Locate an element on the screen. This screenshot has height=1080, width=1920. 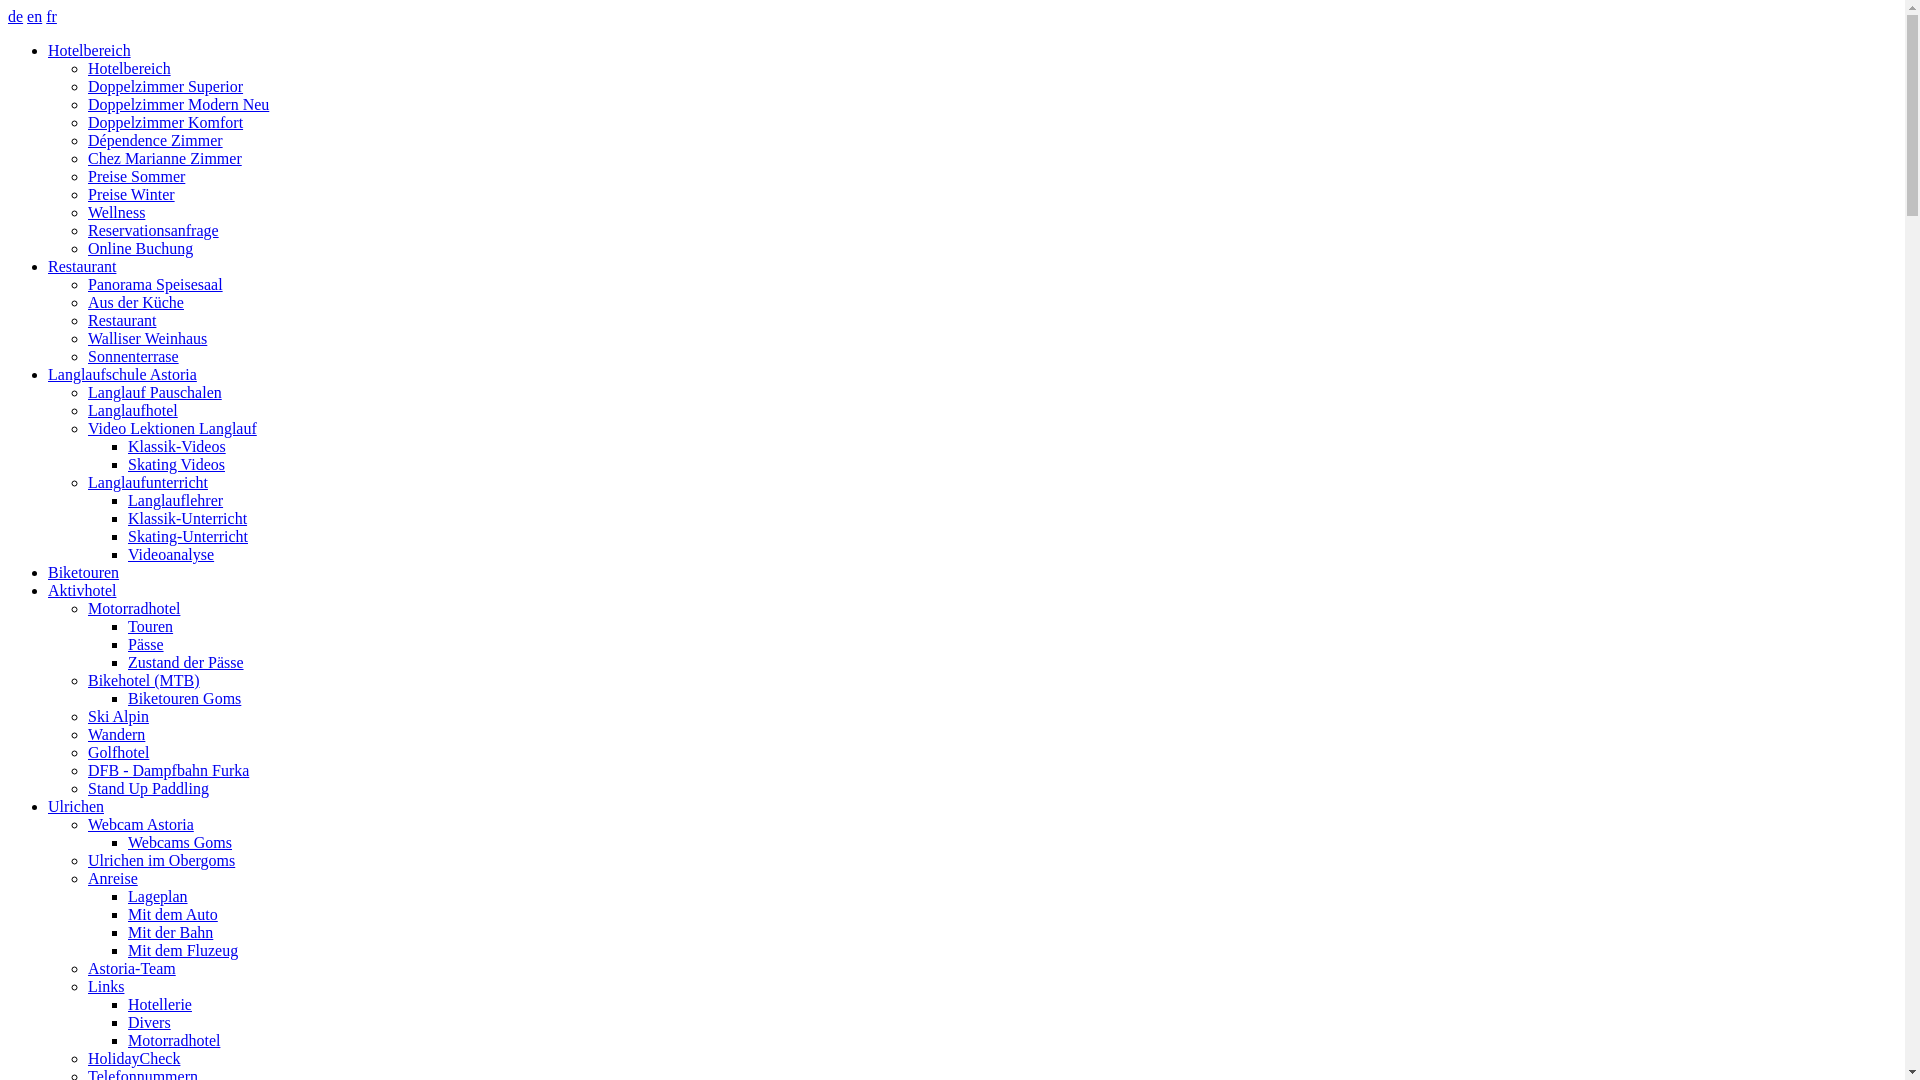
'Doppelzimmer Modern Neu' is located at coordinates (178, 104).